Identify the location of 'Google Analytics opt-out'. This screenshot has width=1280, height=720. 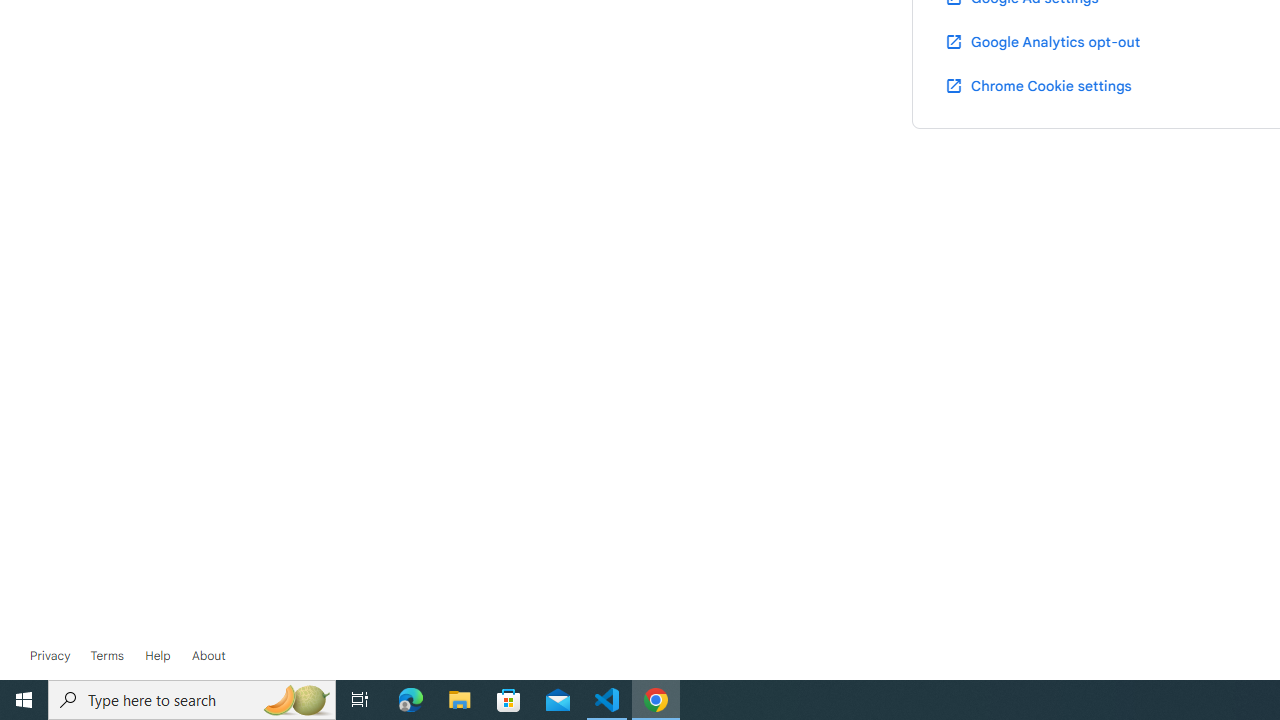
(1040, 41).